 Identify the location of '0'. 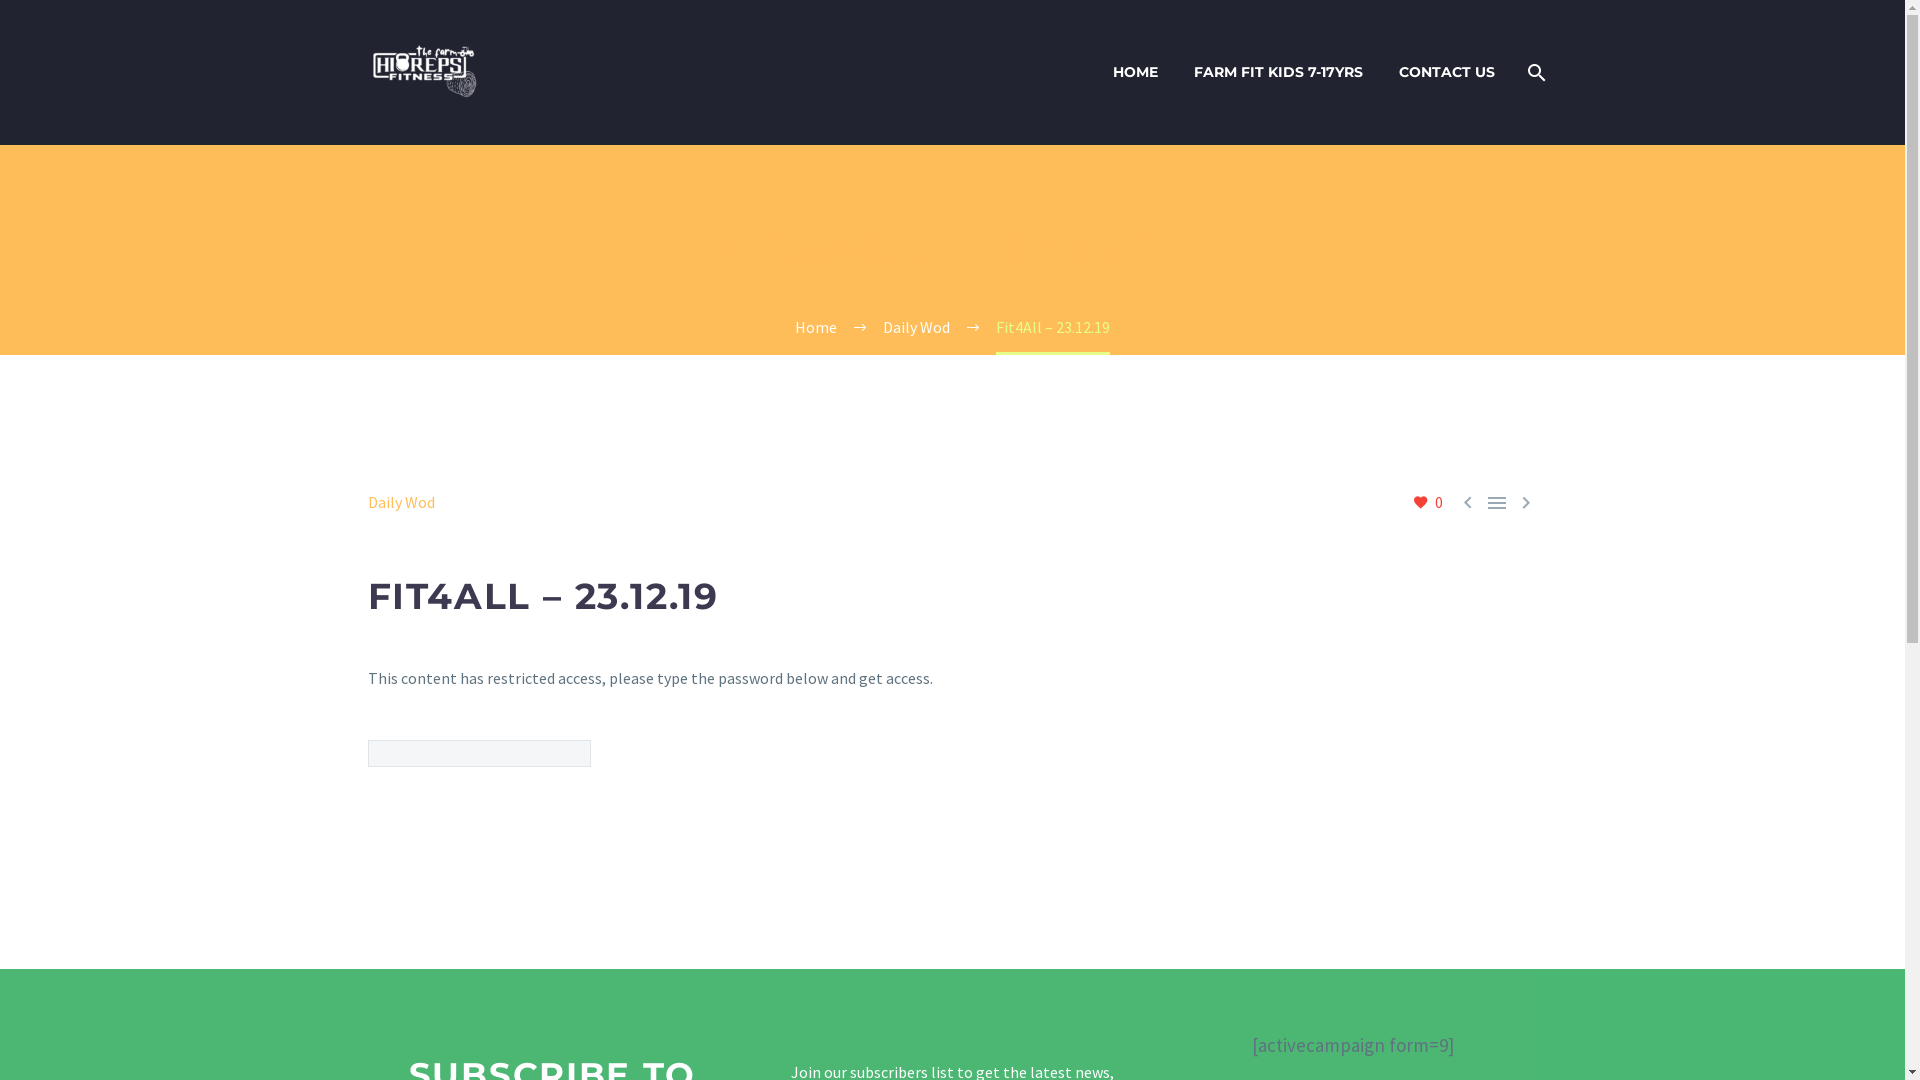
(1425, 501).